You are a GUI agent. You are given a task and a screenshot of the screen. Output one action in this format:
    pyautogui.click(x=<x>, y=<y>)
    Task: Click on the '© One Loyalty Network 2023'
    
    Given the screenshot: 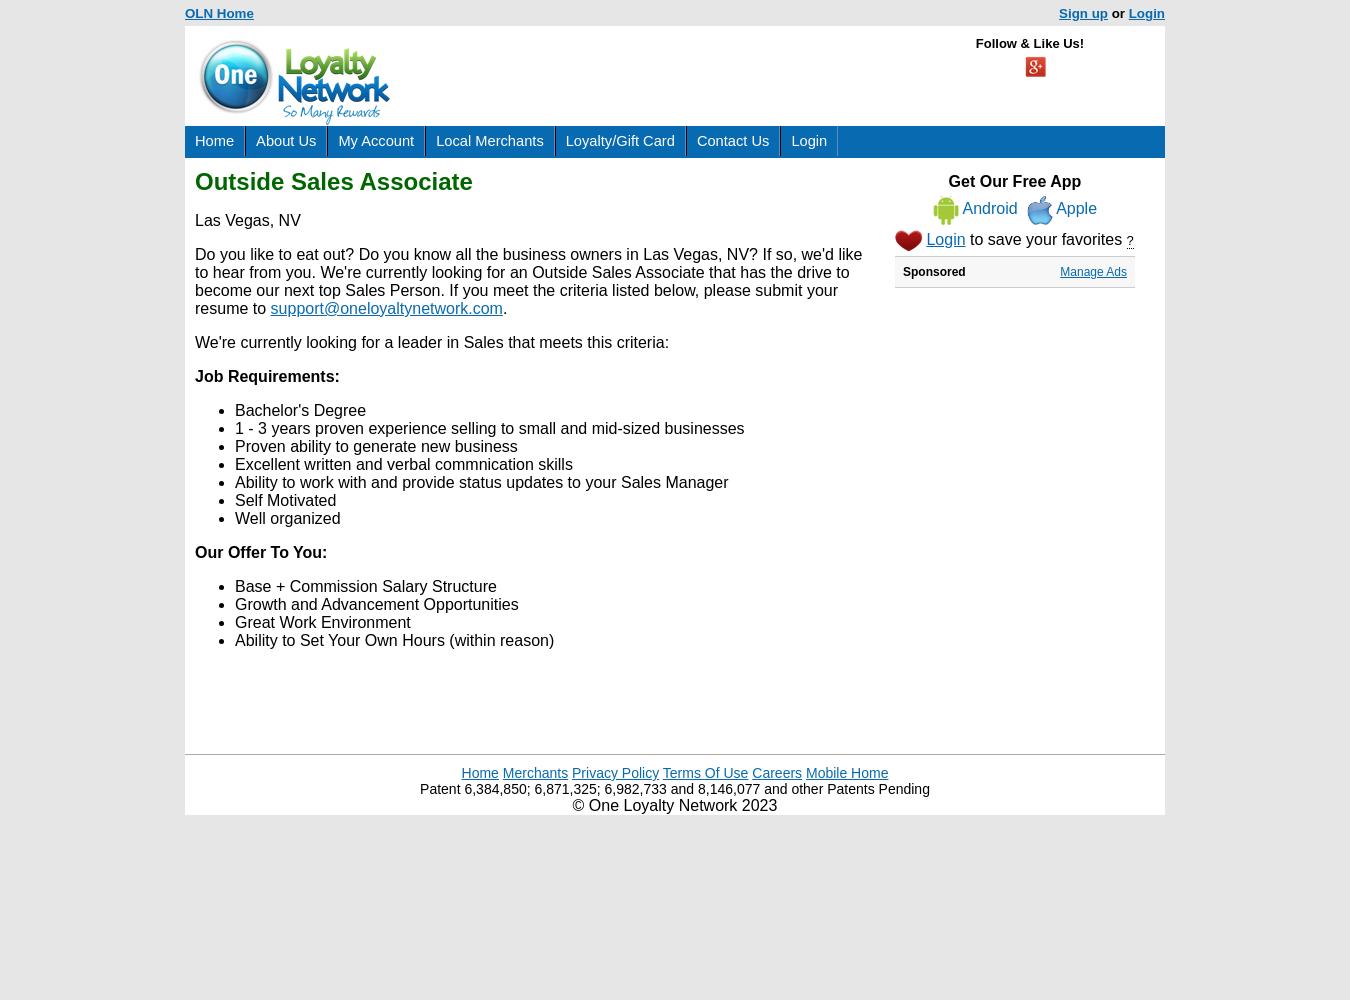 What is the action you would take?
    pyautogui.click(x=674, y=805)
    